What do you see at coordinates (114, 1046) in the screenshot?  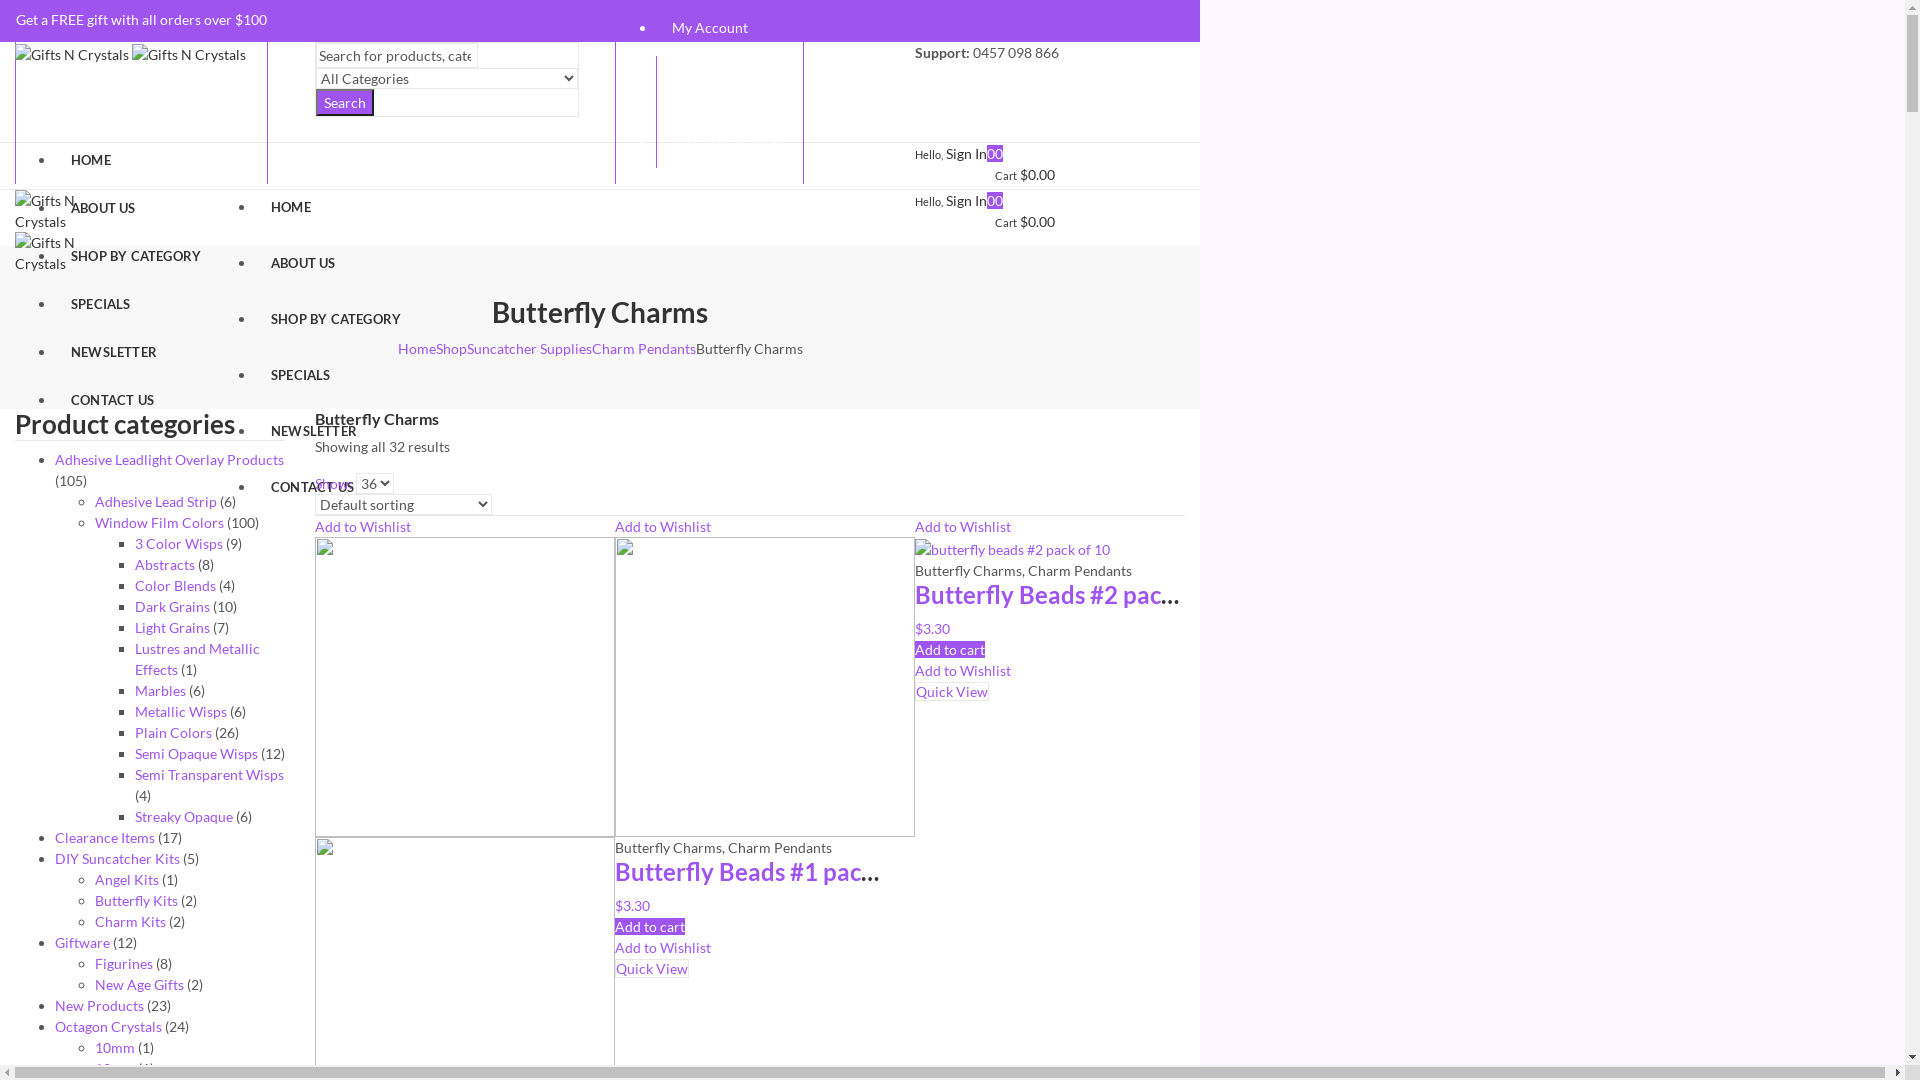 I see `'10mm'` at bounding box center [114, 1046].